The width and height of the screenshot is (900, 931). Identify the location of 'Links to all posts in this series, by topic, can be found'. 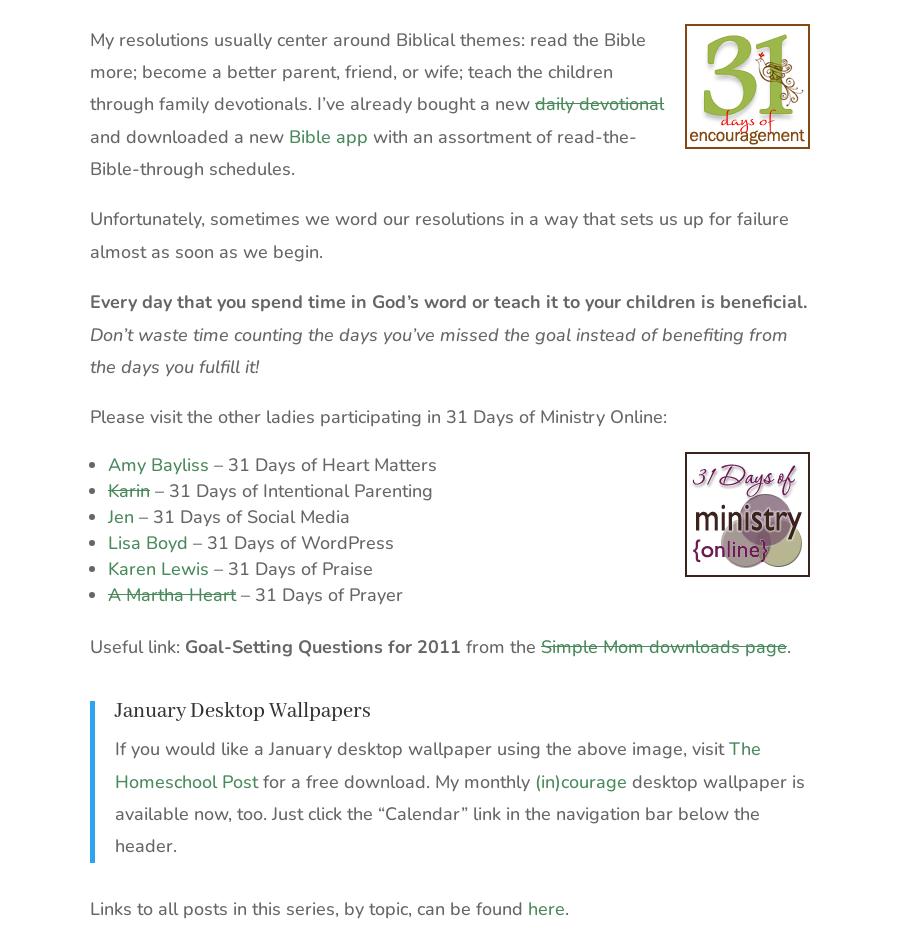
(307, 908).